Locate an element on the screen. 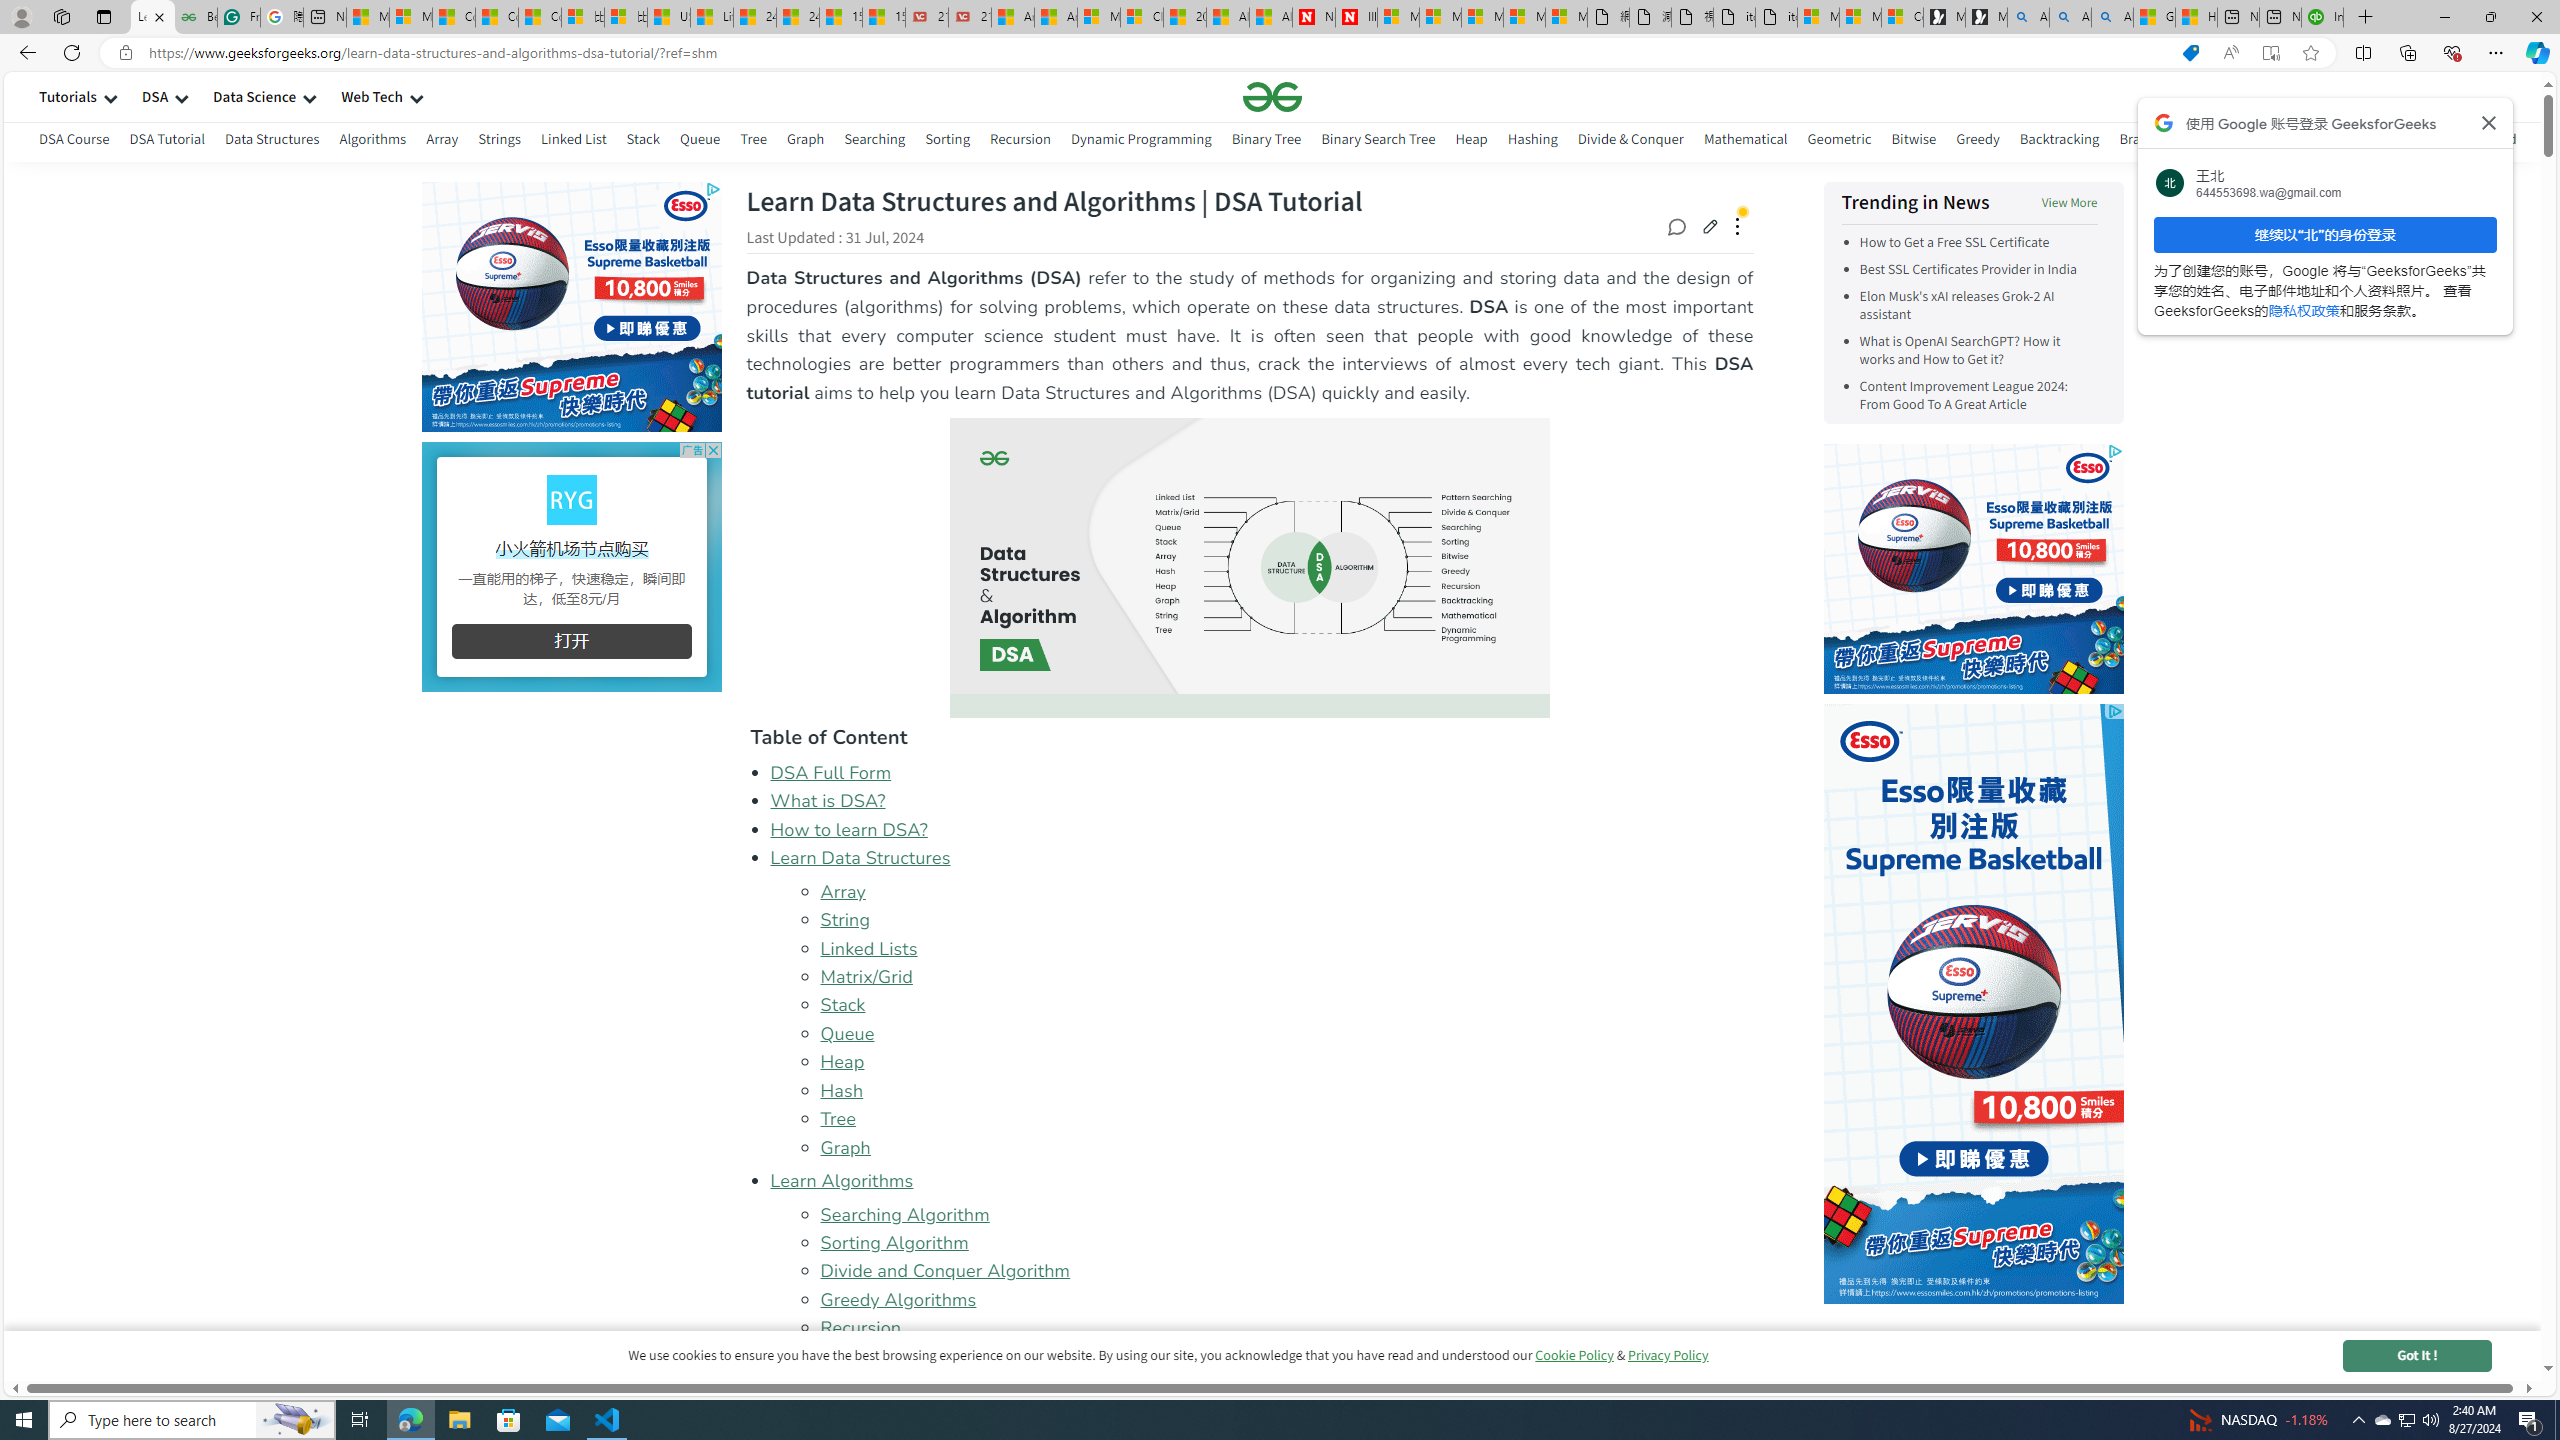  'DSA Course' is located at coordinates (73, 141).